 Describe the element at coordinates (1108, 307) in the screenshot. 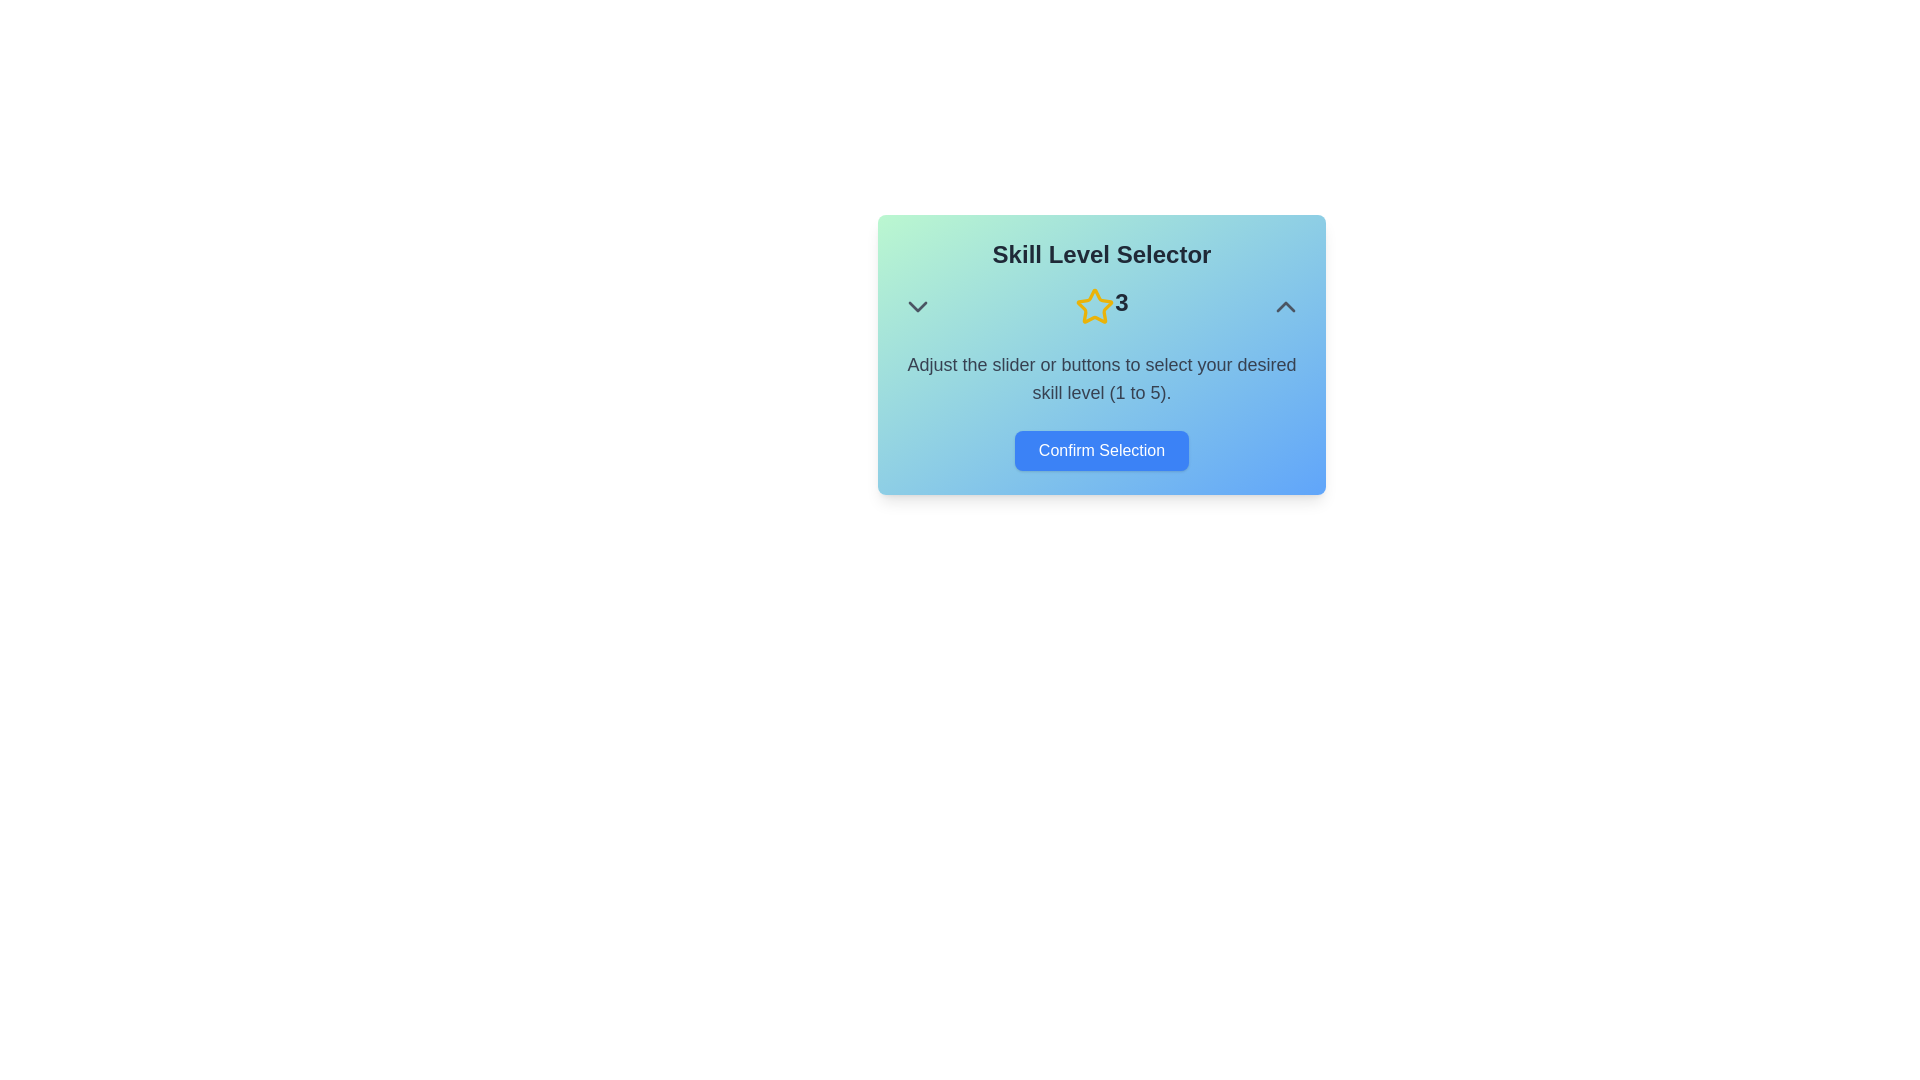

I see `the star icon to set the skill level to 3` at that location.